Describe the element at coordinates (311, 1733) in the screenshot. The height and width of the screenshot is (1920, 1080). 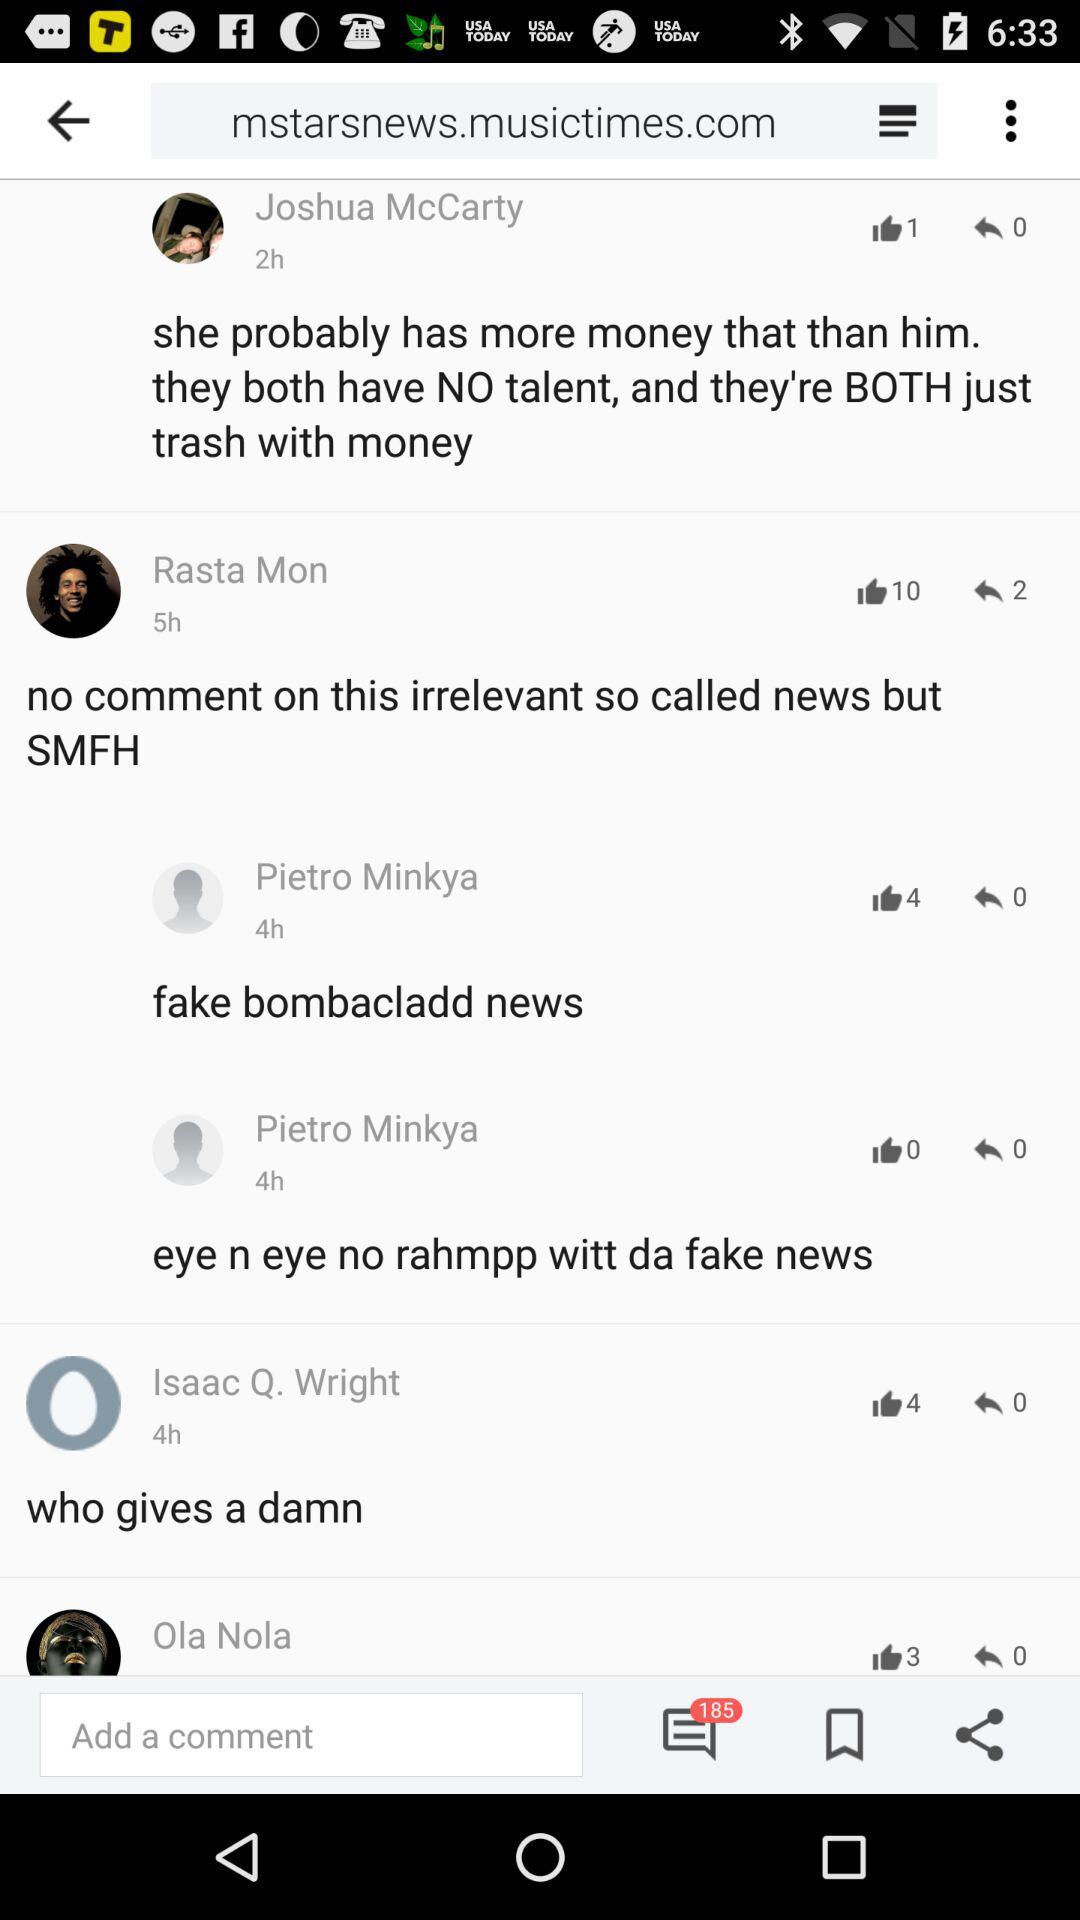
I see `add a comment` at that location.